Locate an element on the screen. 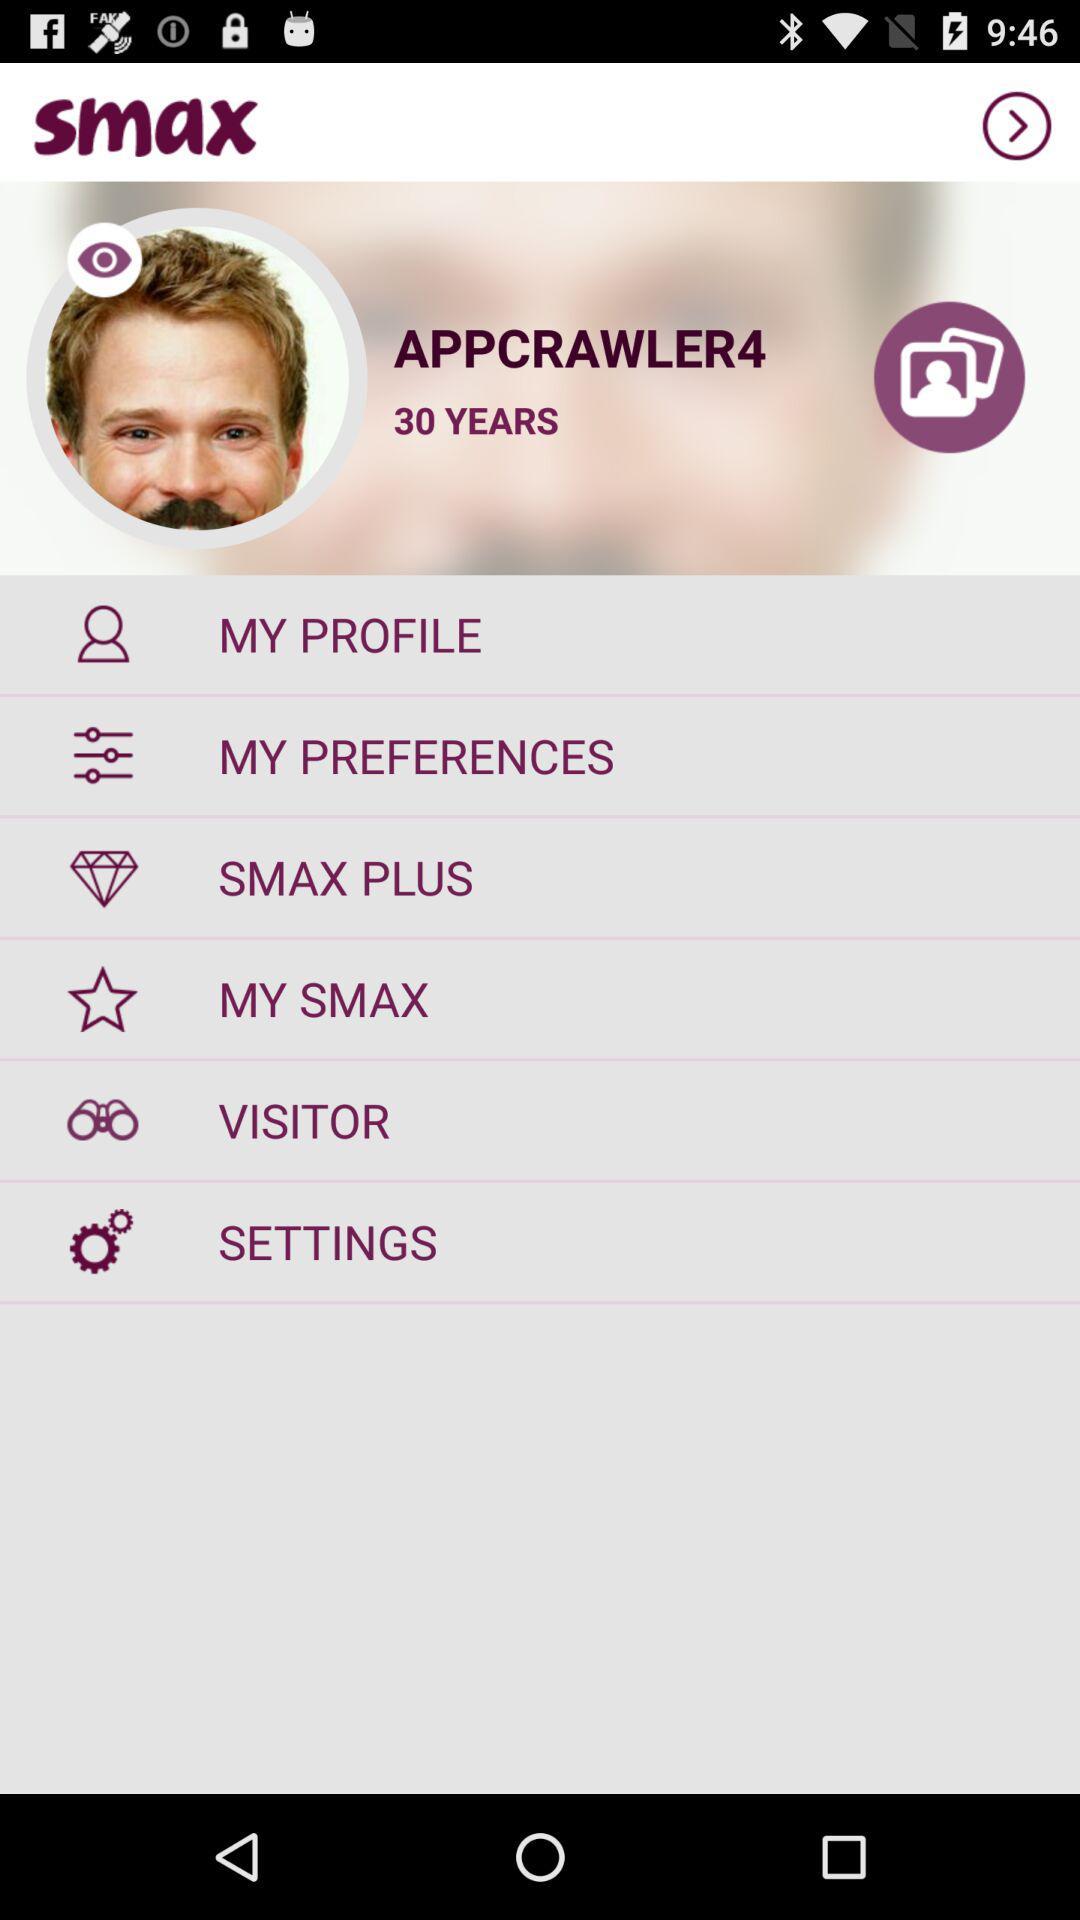 The width and height of the screenshot is (1080, 1920). visitor button is located at coordinates (540, 1120).